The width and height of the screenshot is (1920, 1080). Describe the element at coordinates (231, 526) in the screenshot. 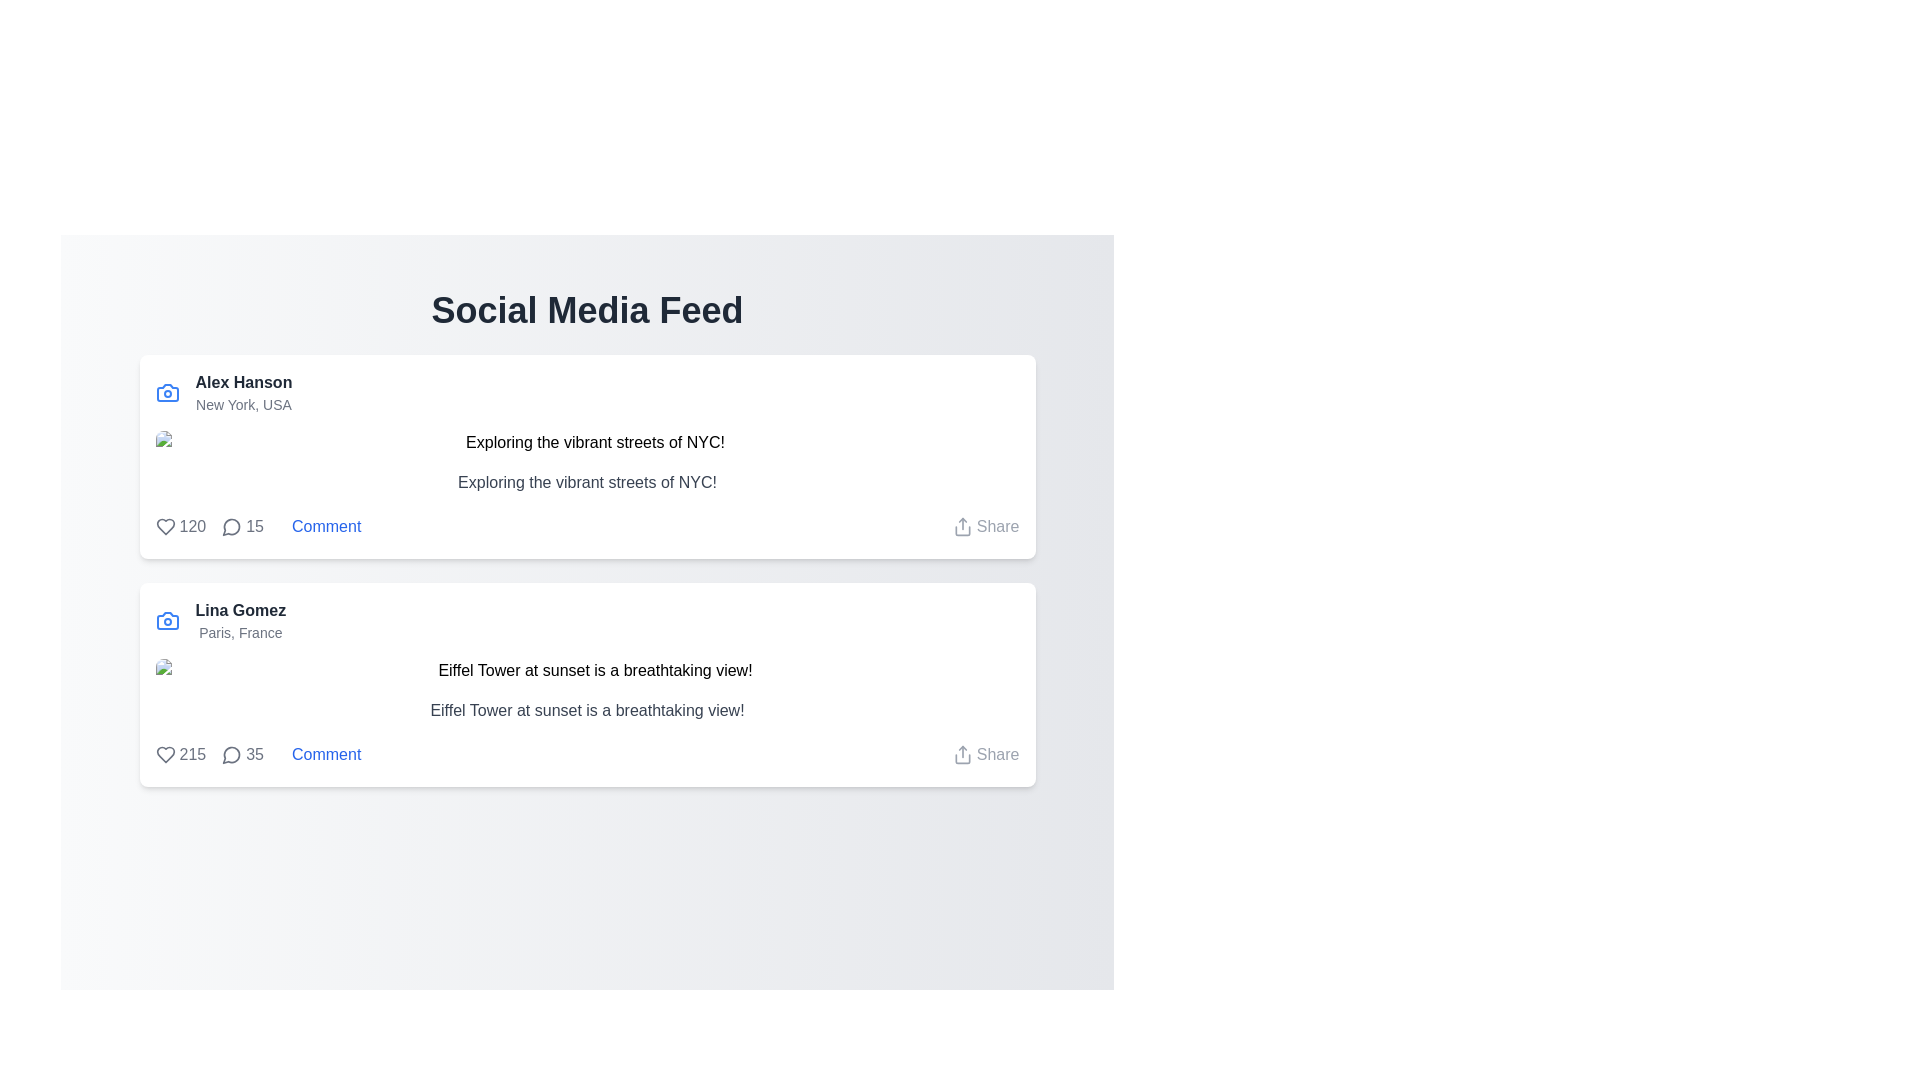

I see `the comment icon located to the immediate right of the heart icon with a numeric value of 120, which displays a count of 15 comments for the first post` at that location.